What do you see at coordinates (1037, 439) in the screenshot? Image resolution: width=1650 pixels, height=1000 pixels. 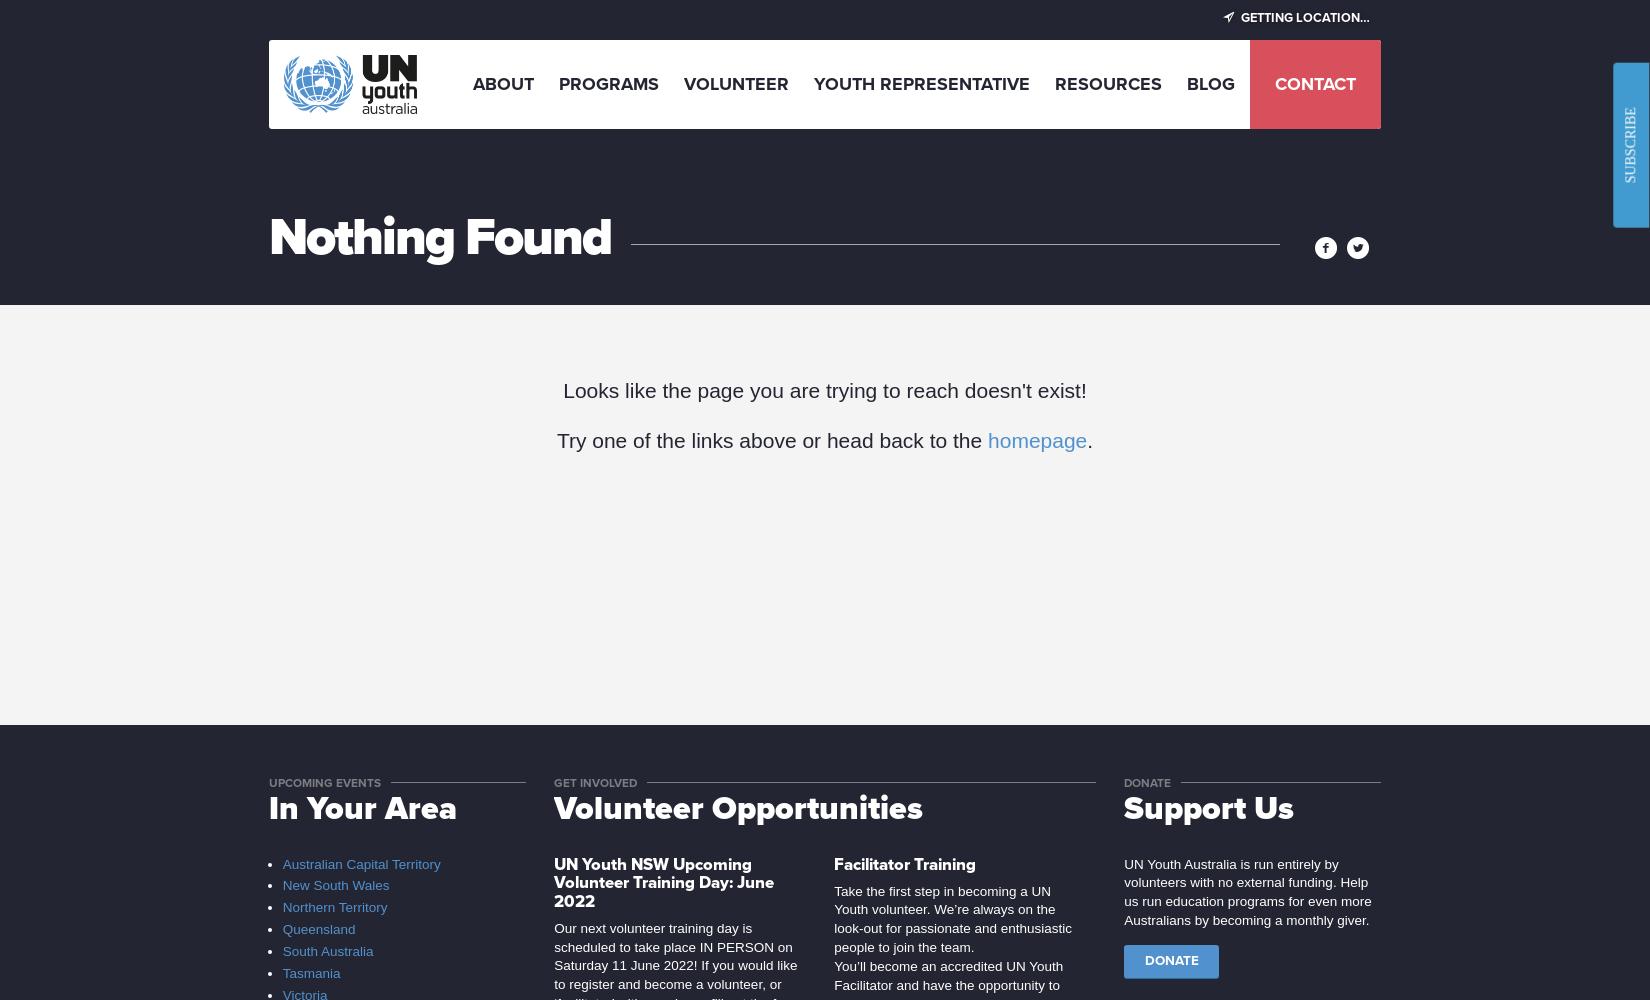 I see `'homepage'` at bounding box center [1037, 439].